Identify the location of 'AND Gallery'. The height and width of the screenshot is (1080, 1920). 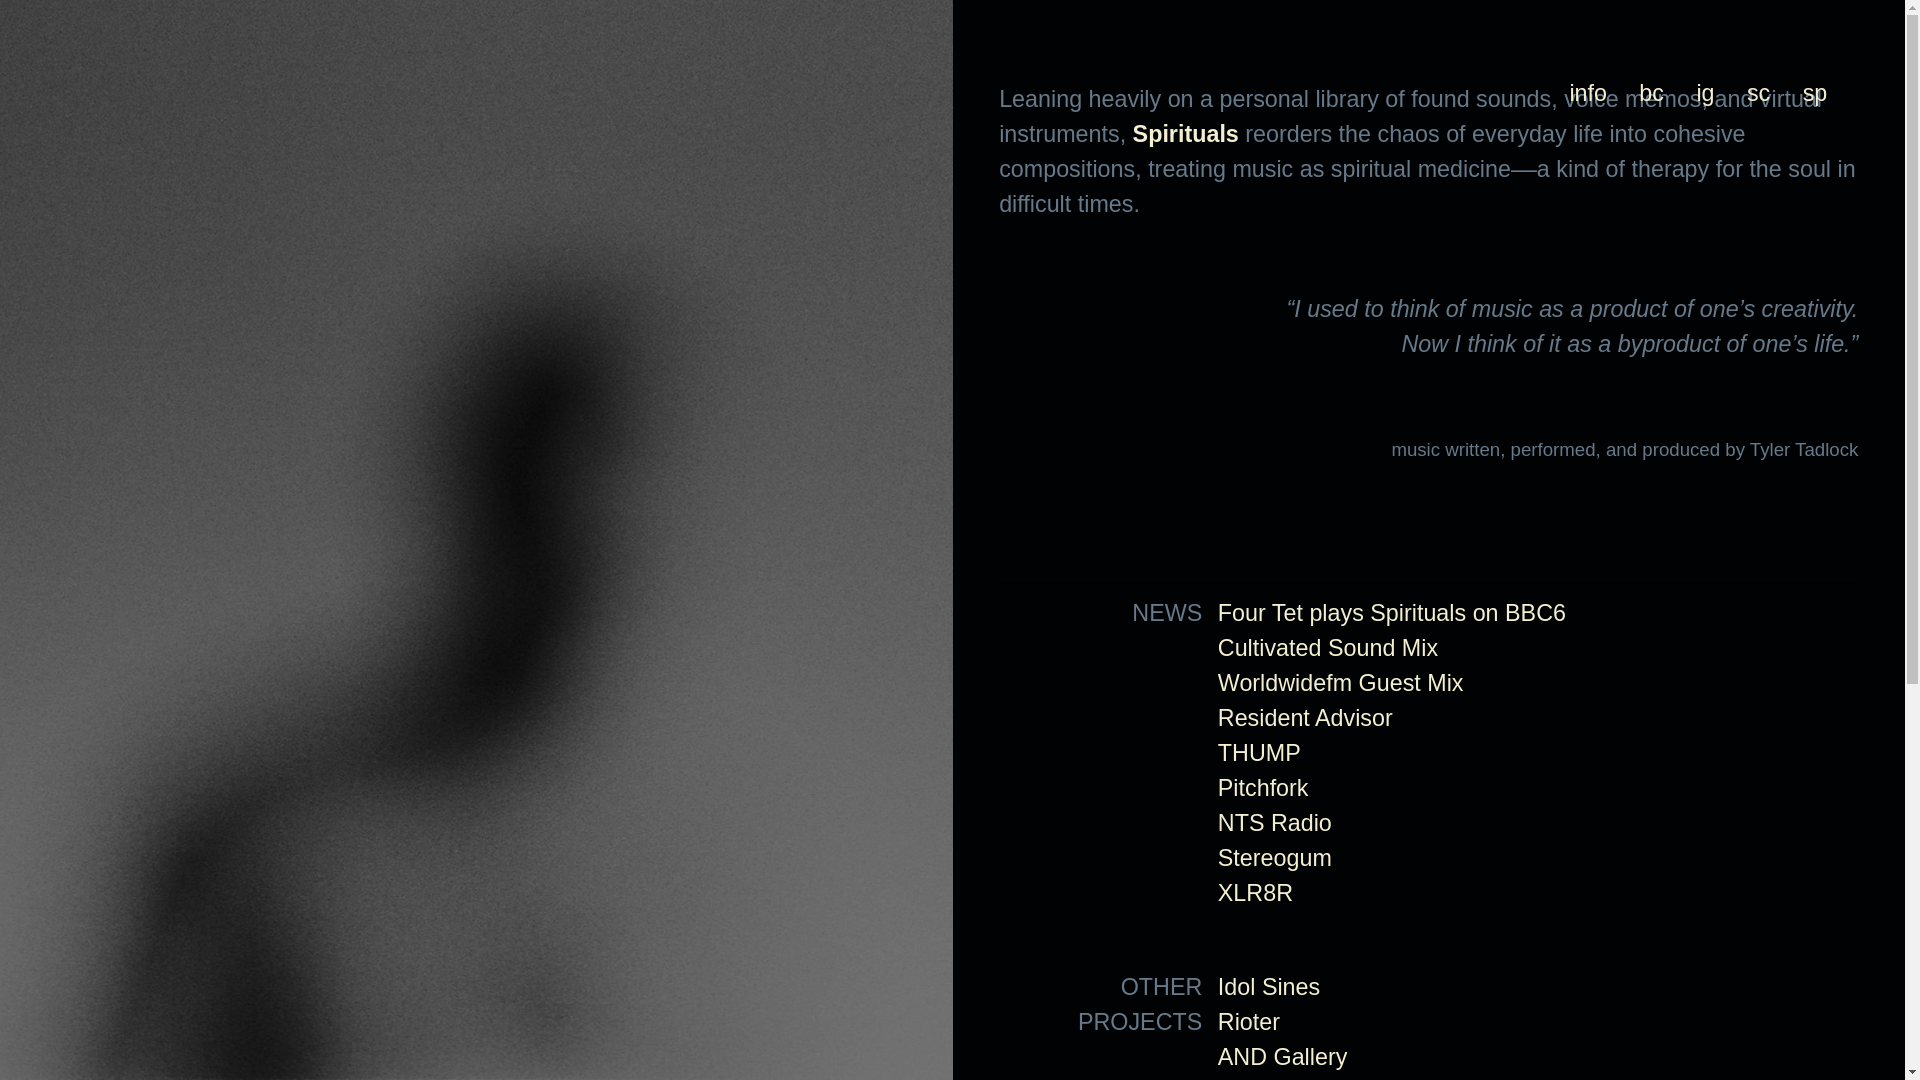
(1282, 1056).